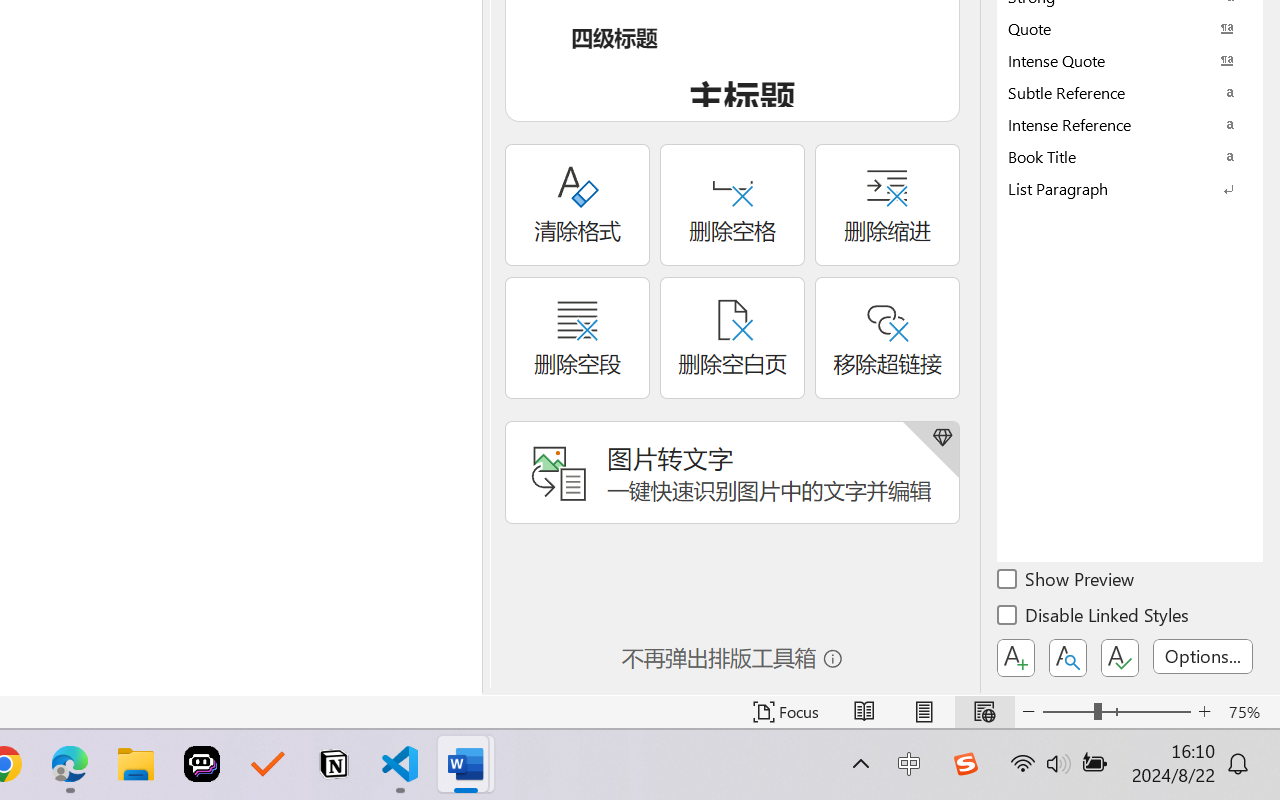  Describe the element at coordinates (1130, 187) in the screenshot. I see `'List Paragraph'` at that location.